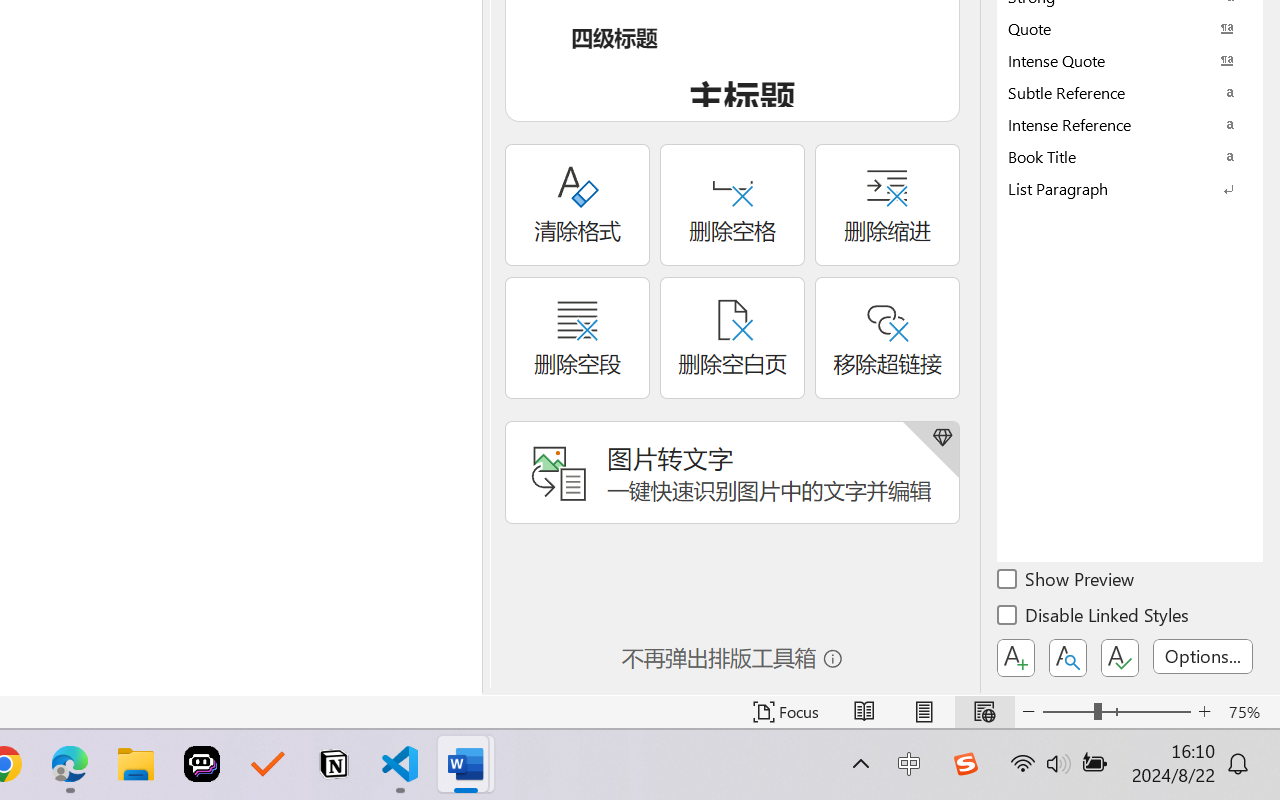  Describe the element at coordinates (1130, 187) in the screenshot. I see `'List Paragraph'` at that location.